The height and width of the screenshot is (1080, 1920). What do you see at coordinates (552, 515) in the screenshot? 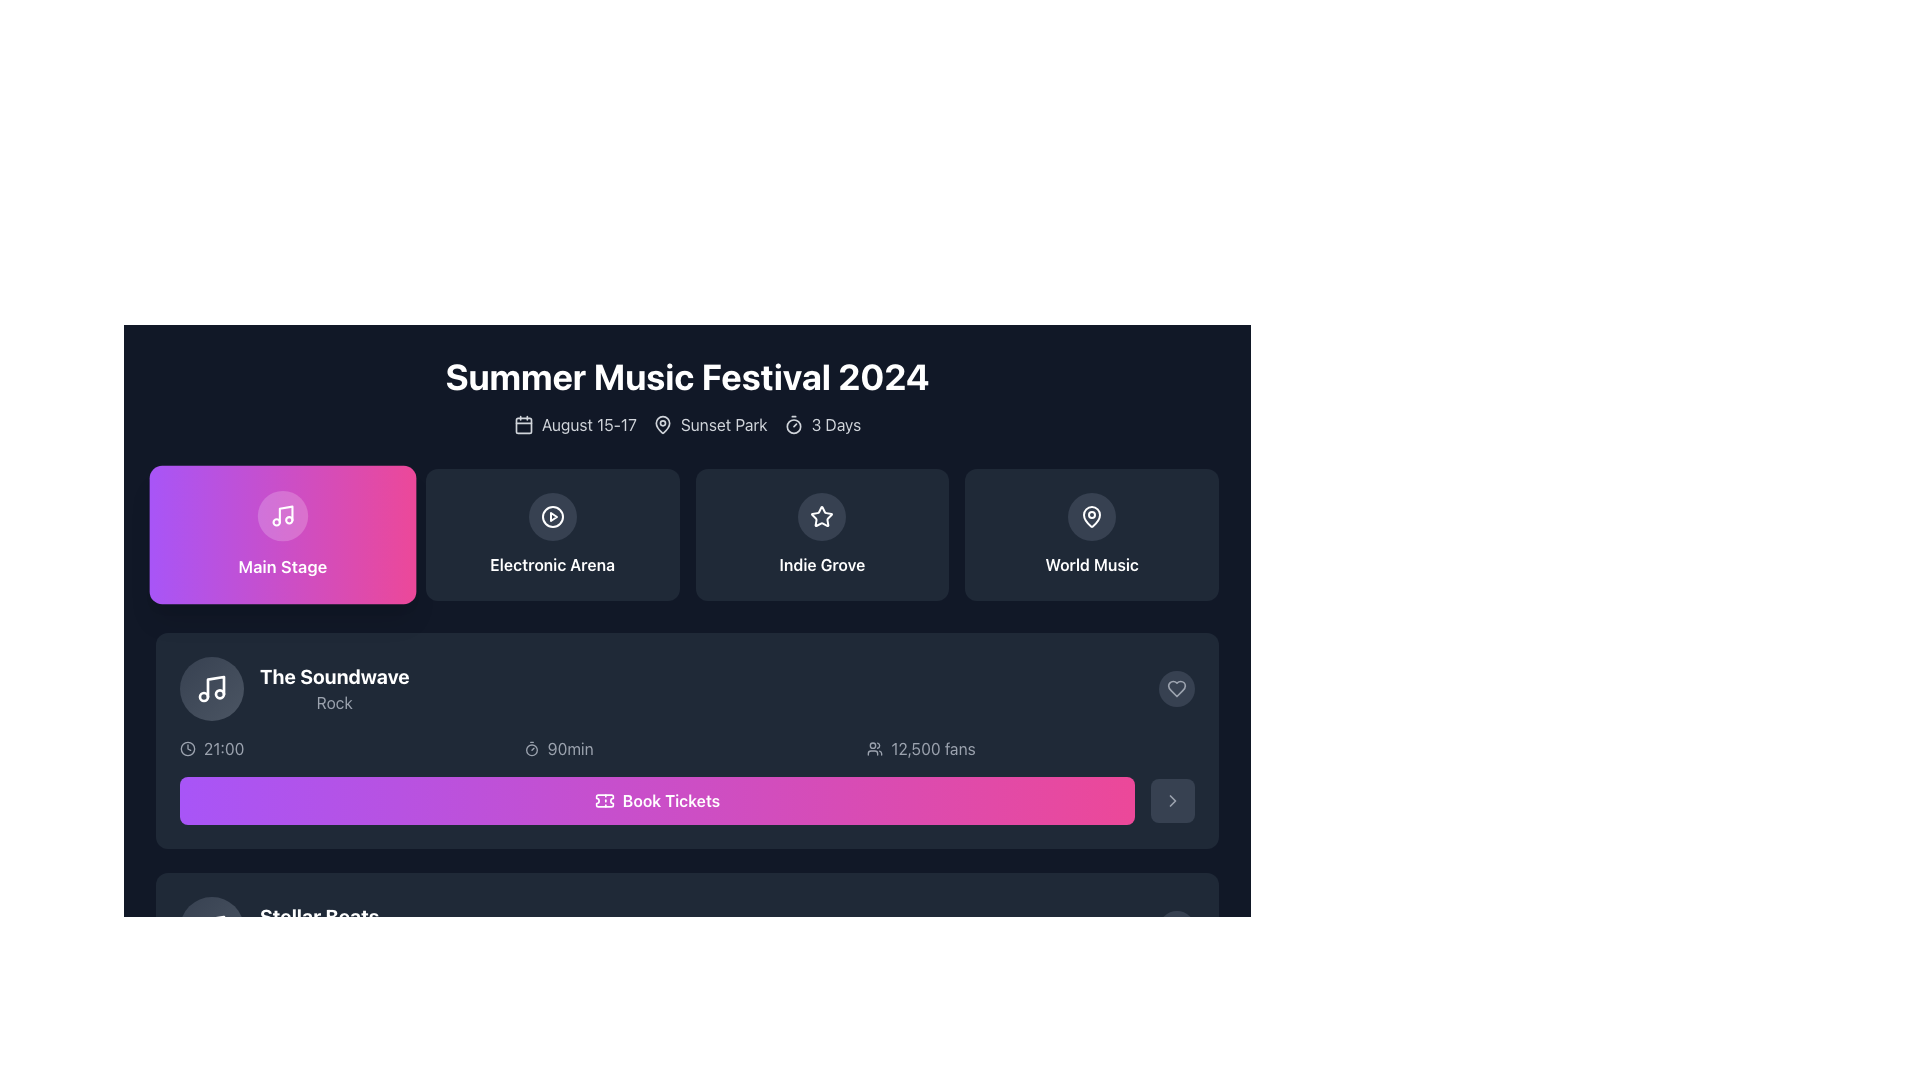
I see `the outer circular SVG element of the play button icon located in the 'Electronic Arena' section beneath the title 'Summer Music Festival 2024'` at bounding box center [552, 515].